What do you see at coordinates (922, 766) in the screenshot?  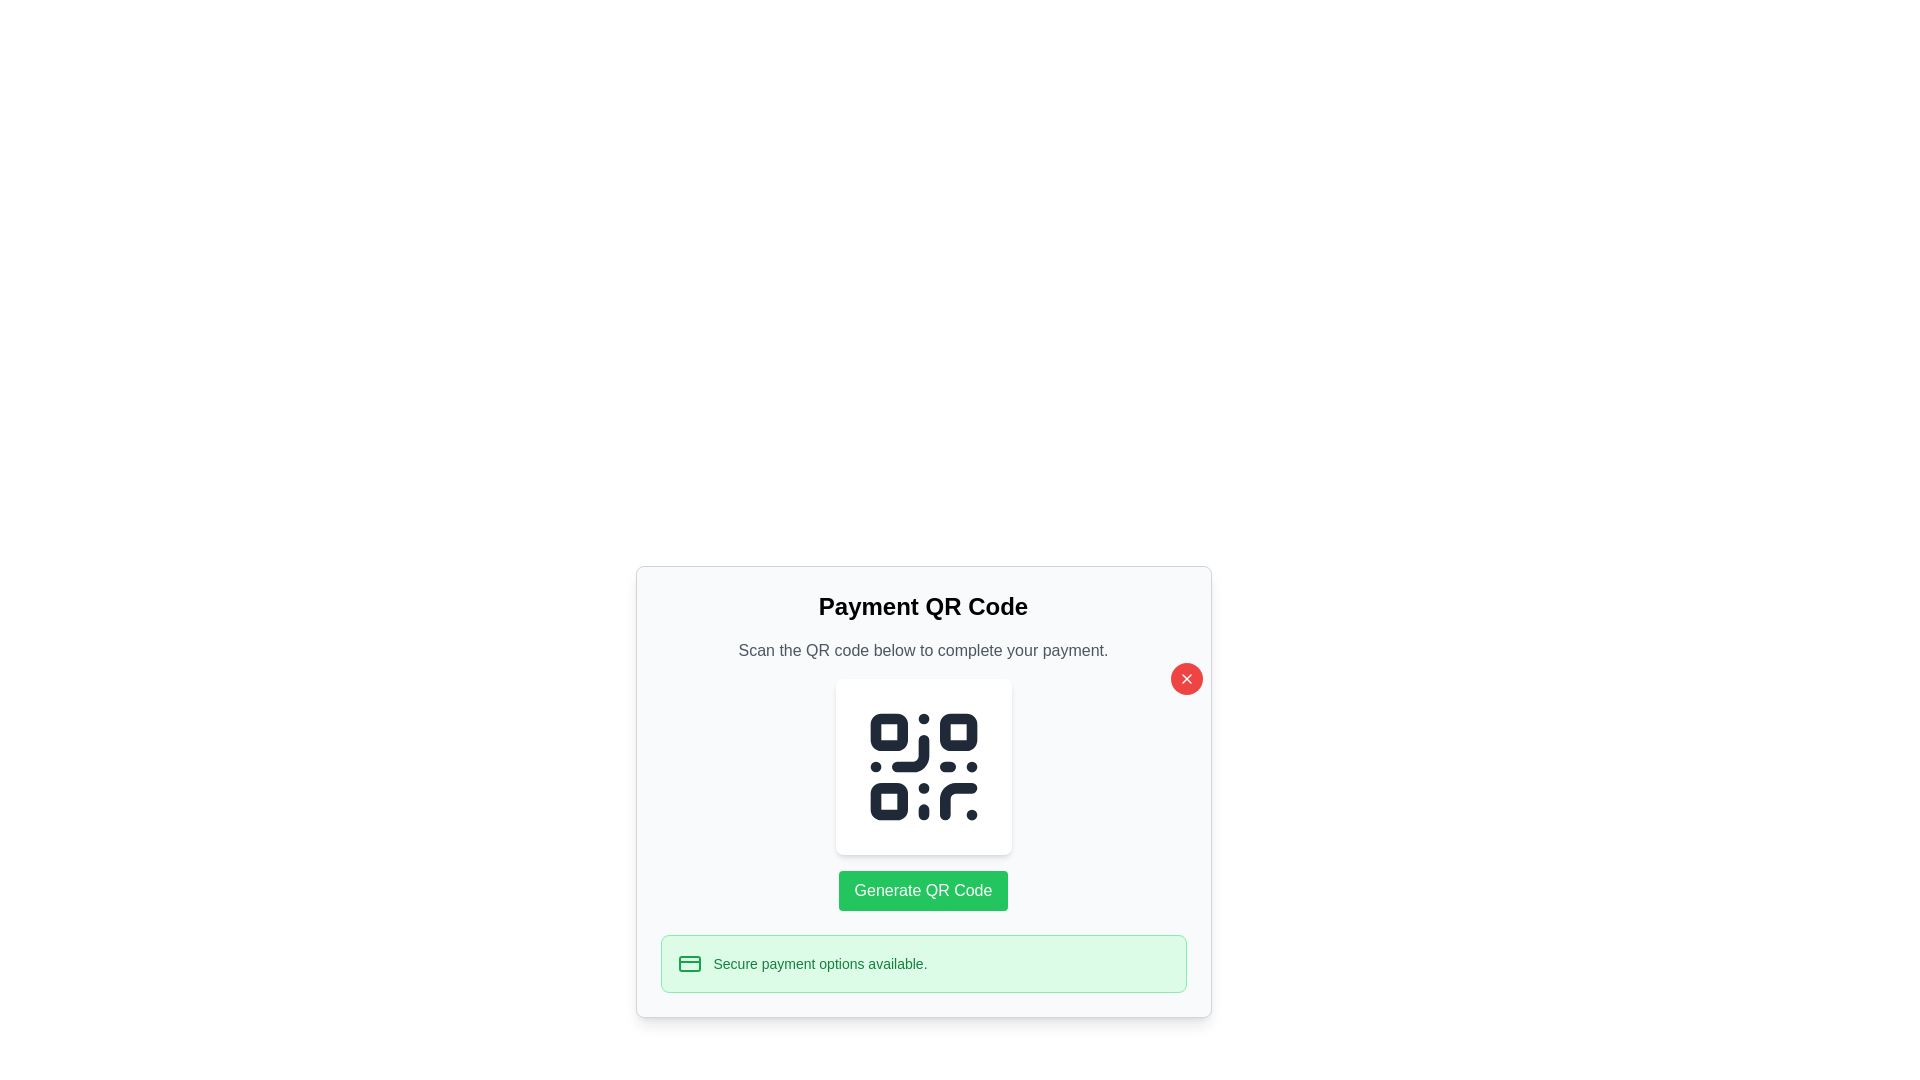 I see `the QR code displayed prominently above the green button labeled 'Generate QR Code' within the card-like component` at bounding box center [922, 766].